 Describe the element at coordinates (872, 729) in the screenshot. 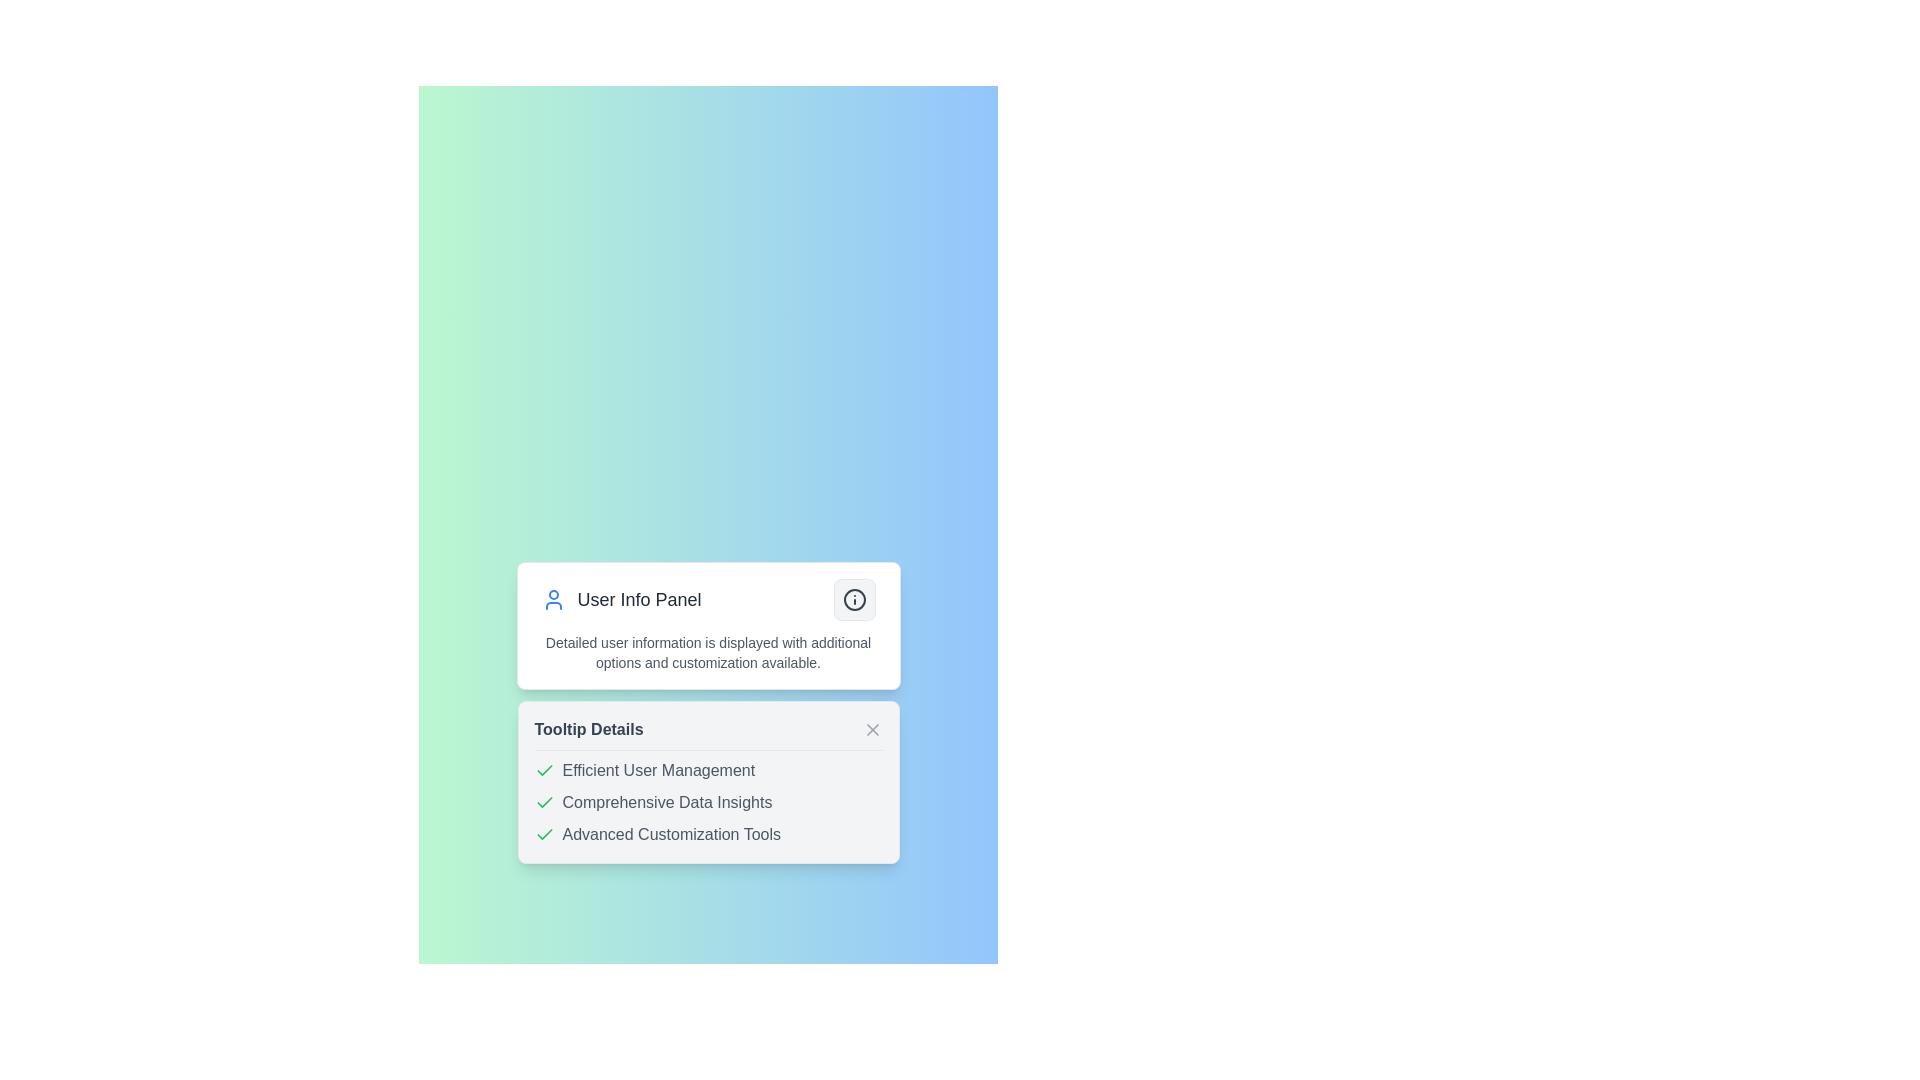

I see `the cross-shaped icon located at the top right corner of the 'Tooltip Details' card` at that location.